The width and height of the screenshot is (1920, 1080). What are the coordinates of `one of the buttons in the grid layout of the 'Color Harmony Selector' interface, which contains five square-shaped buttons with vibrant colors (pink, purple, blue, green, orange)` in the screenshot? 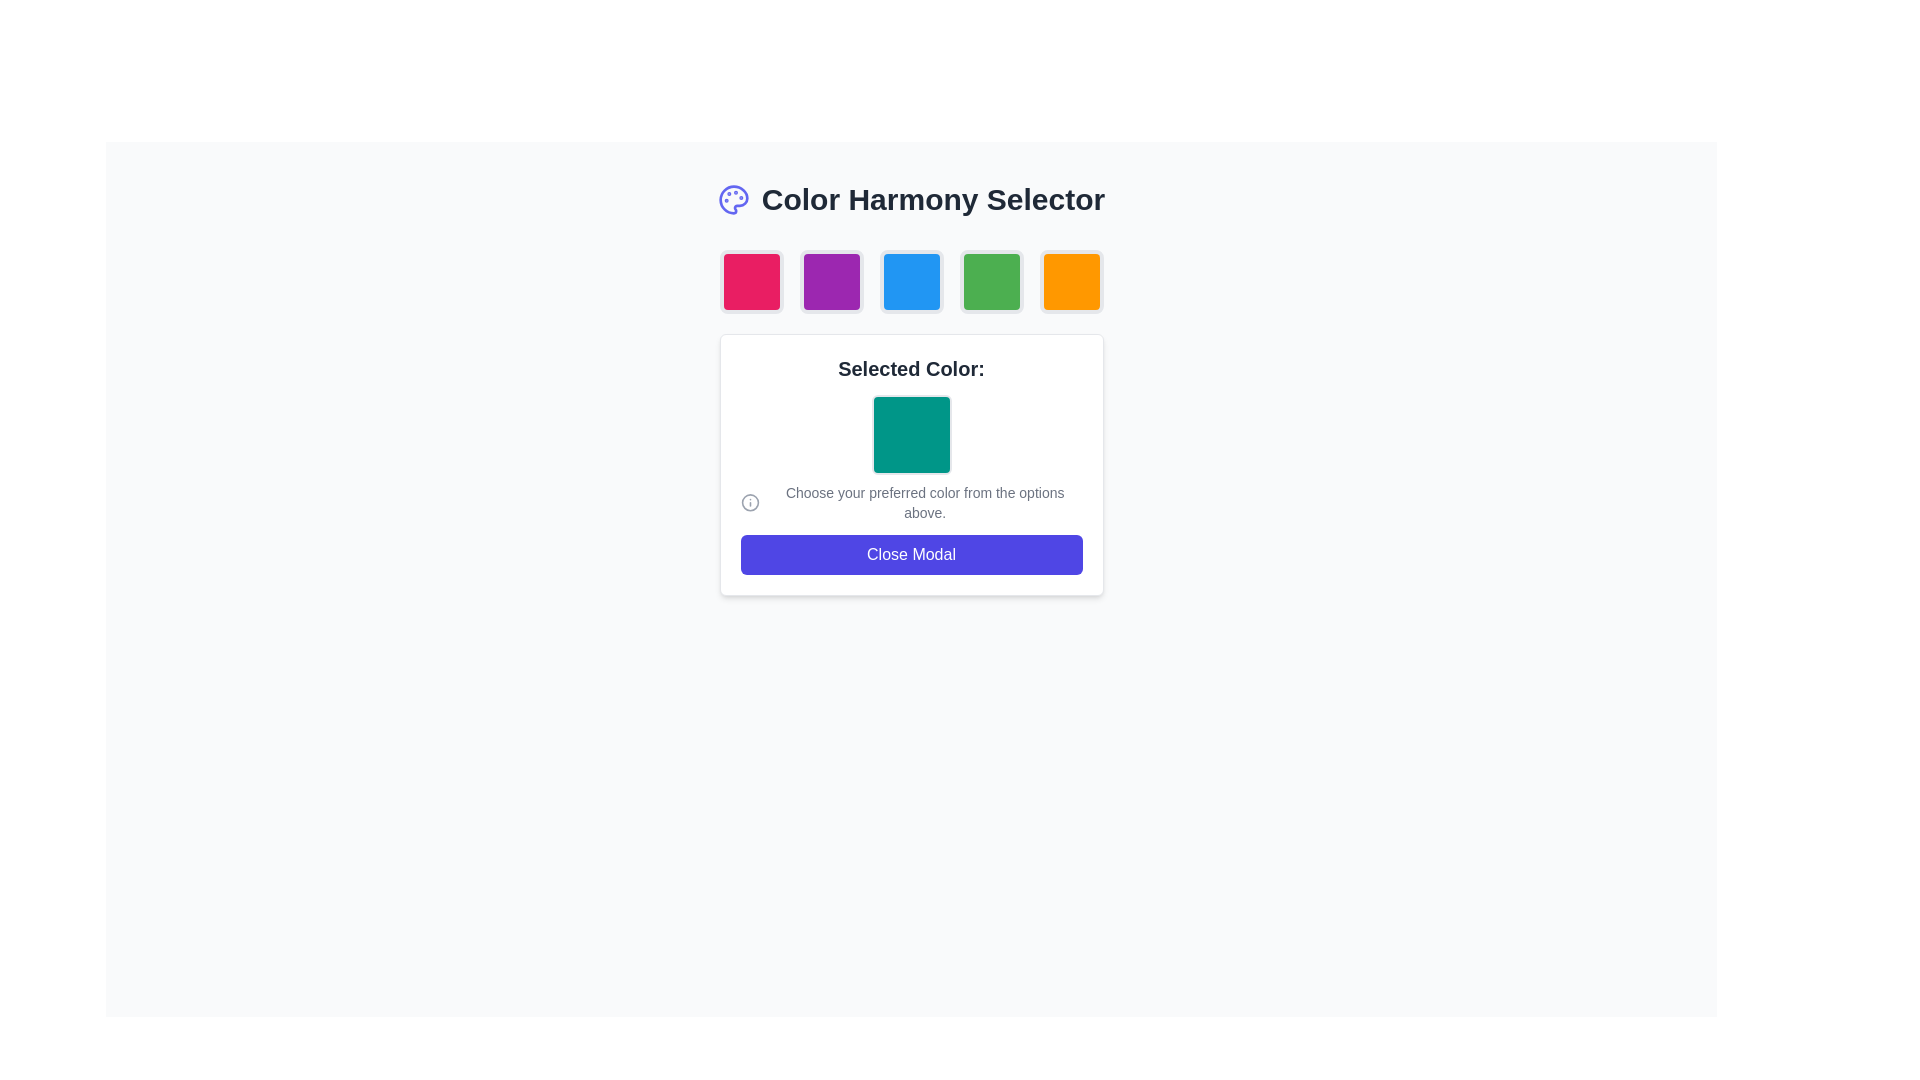 It's located at (910, 281).